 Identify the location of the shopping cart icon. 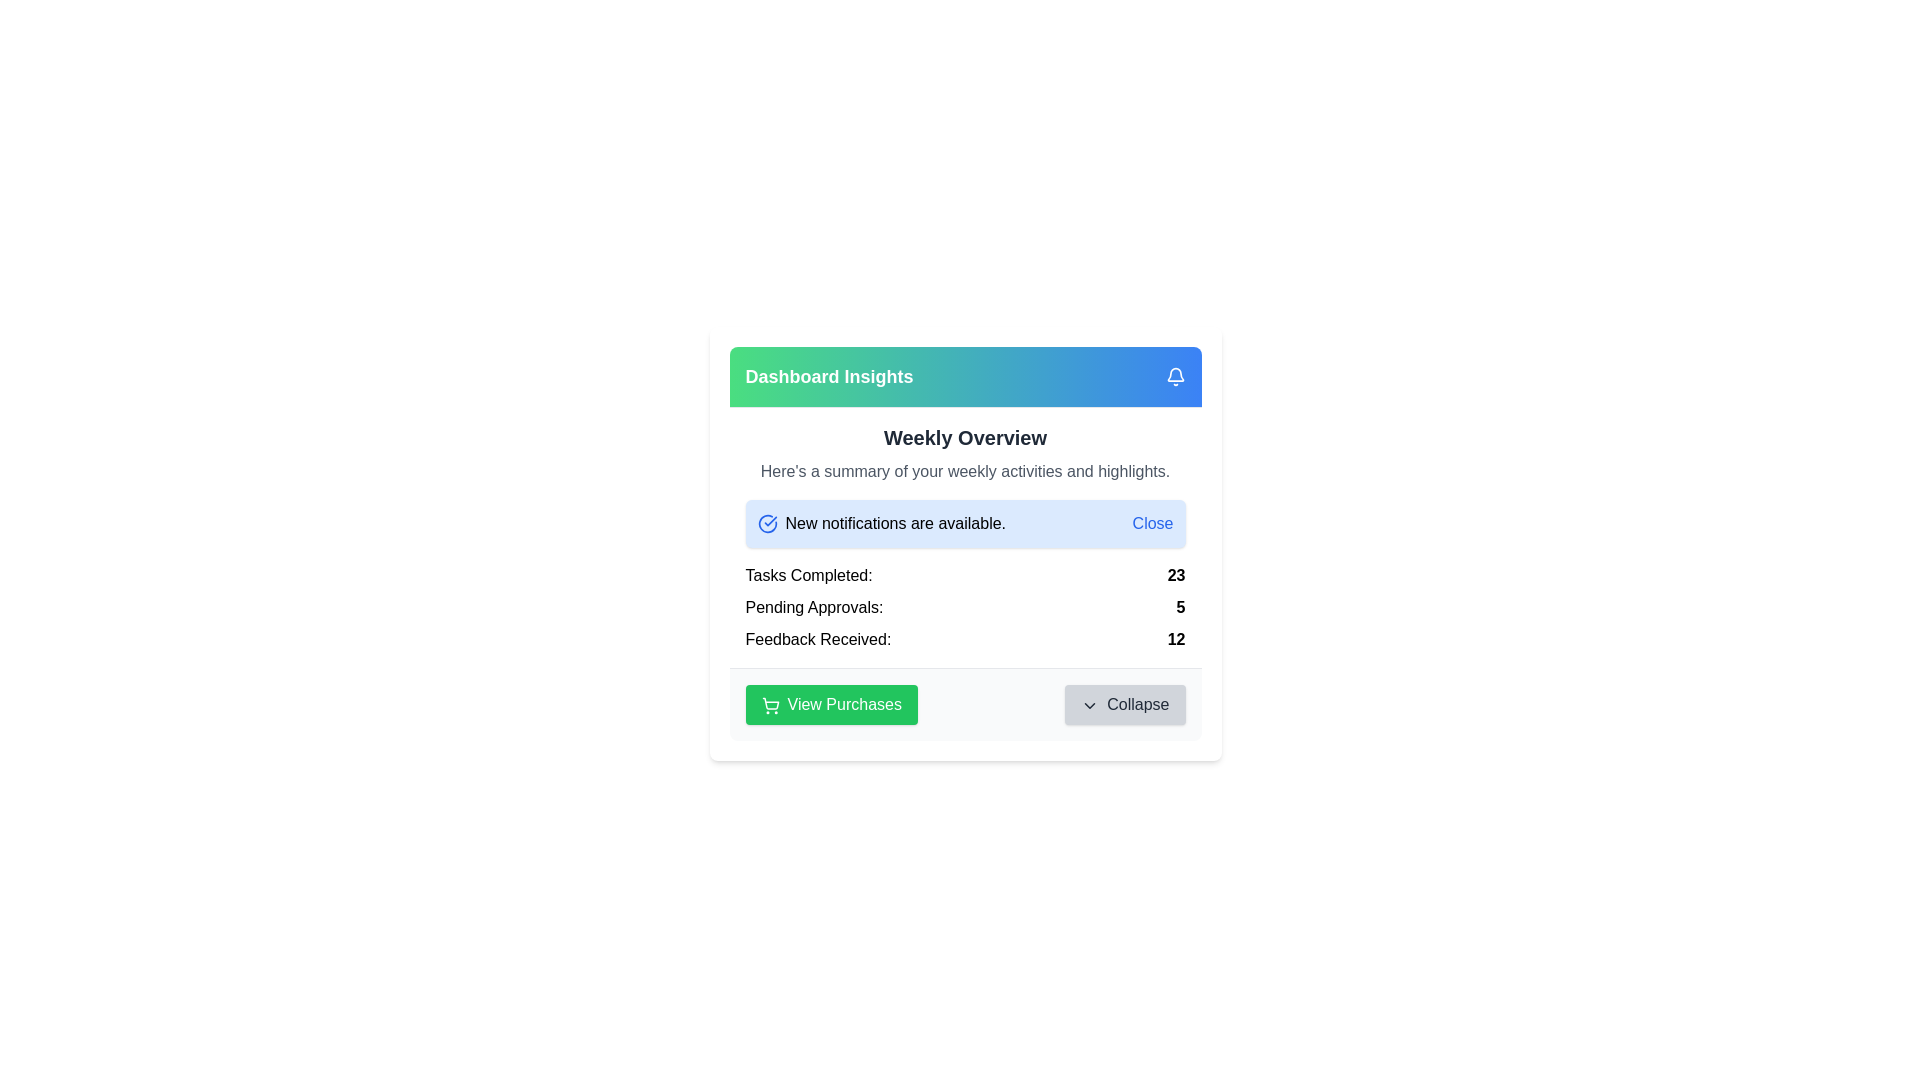
(769, 702).